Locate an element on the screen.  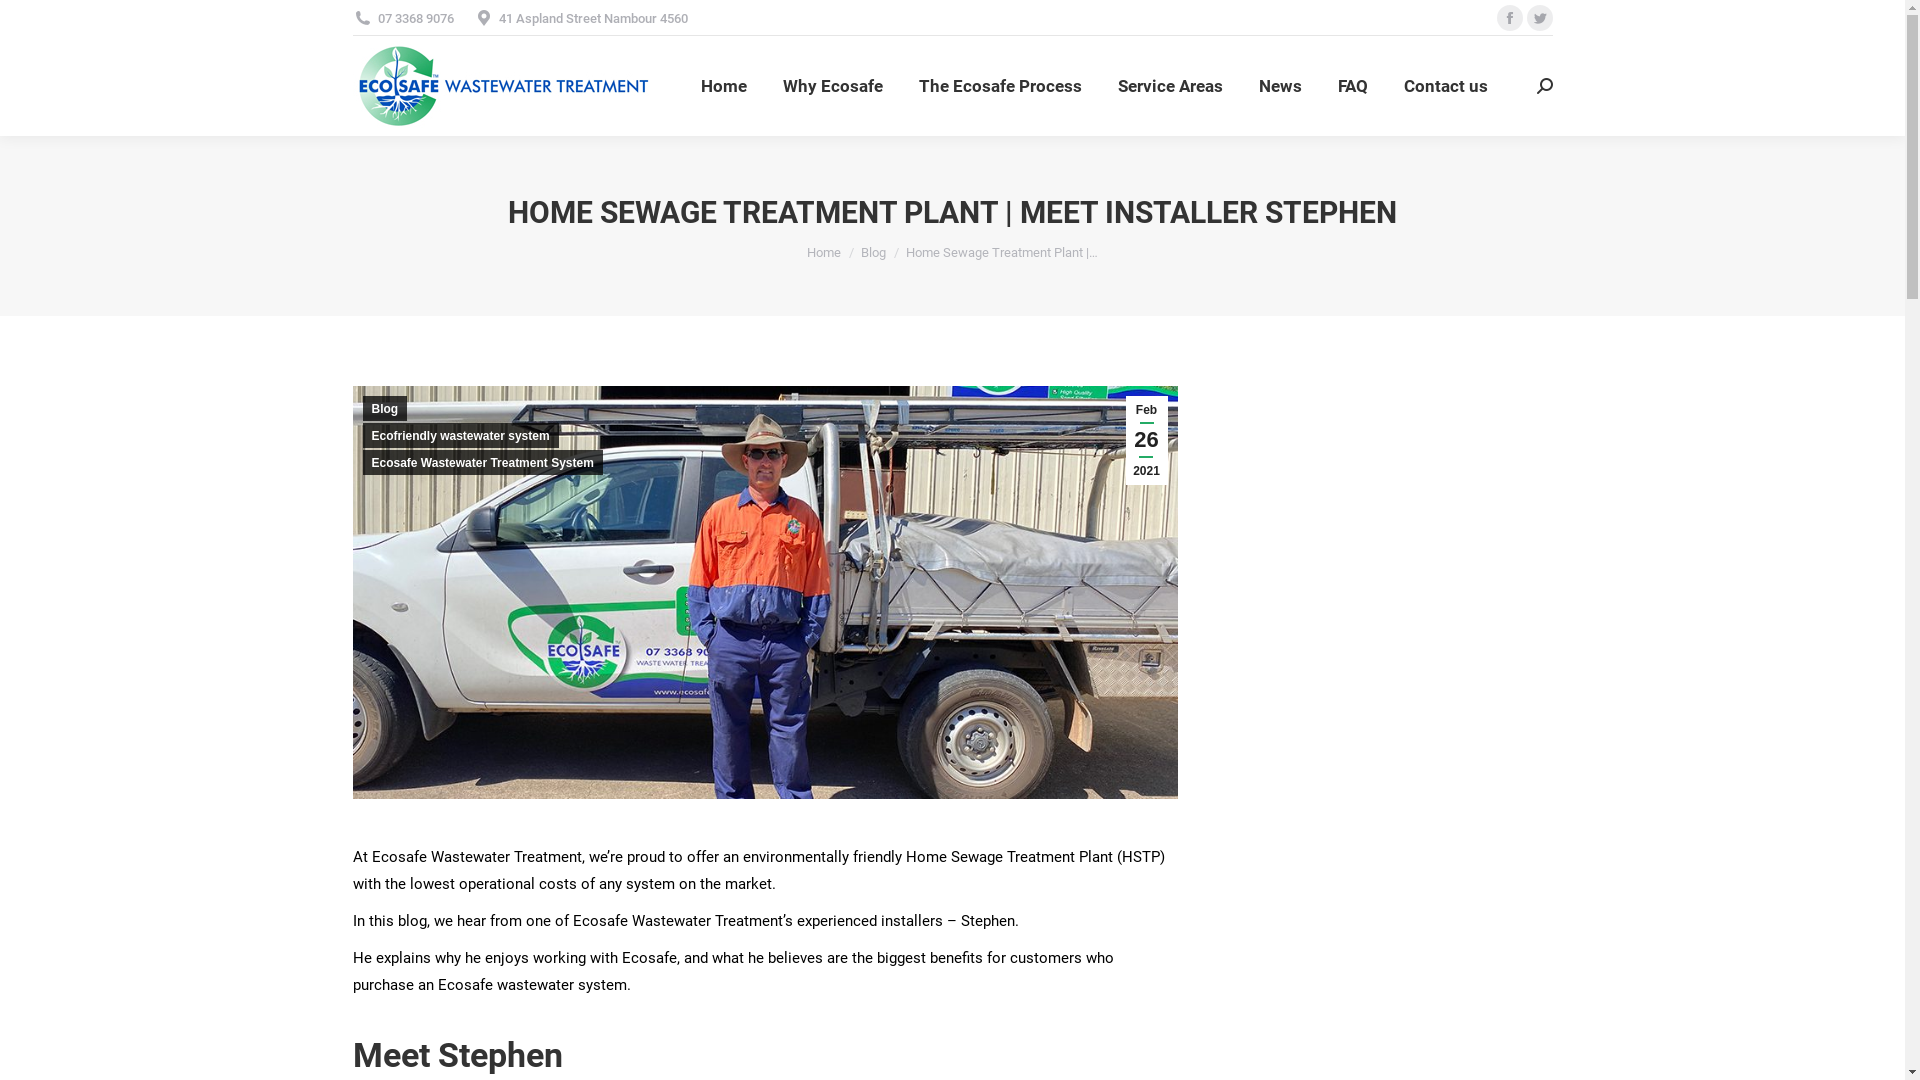
'Ecosafe Wastewater Treatment System' is located at coordinates (481, 462).